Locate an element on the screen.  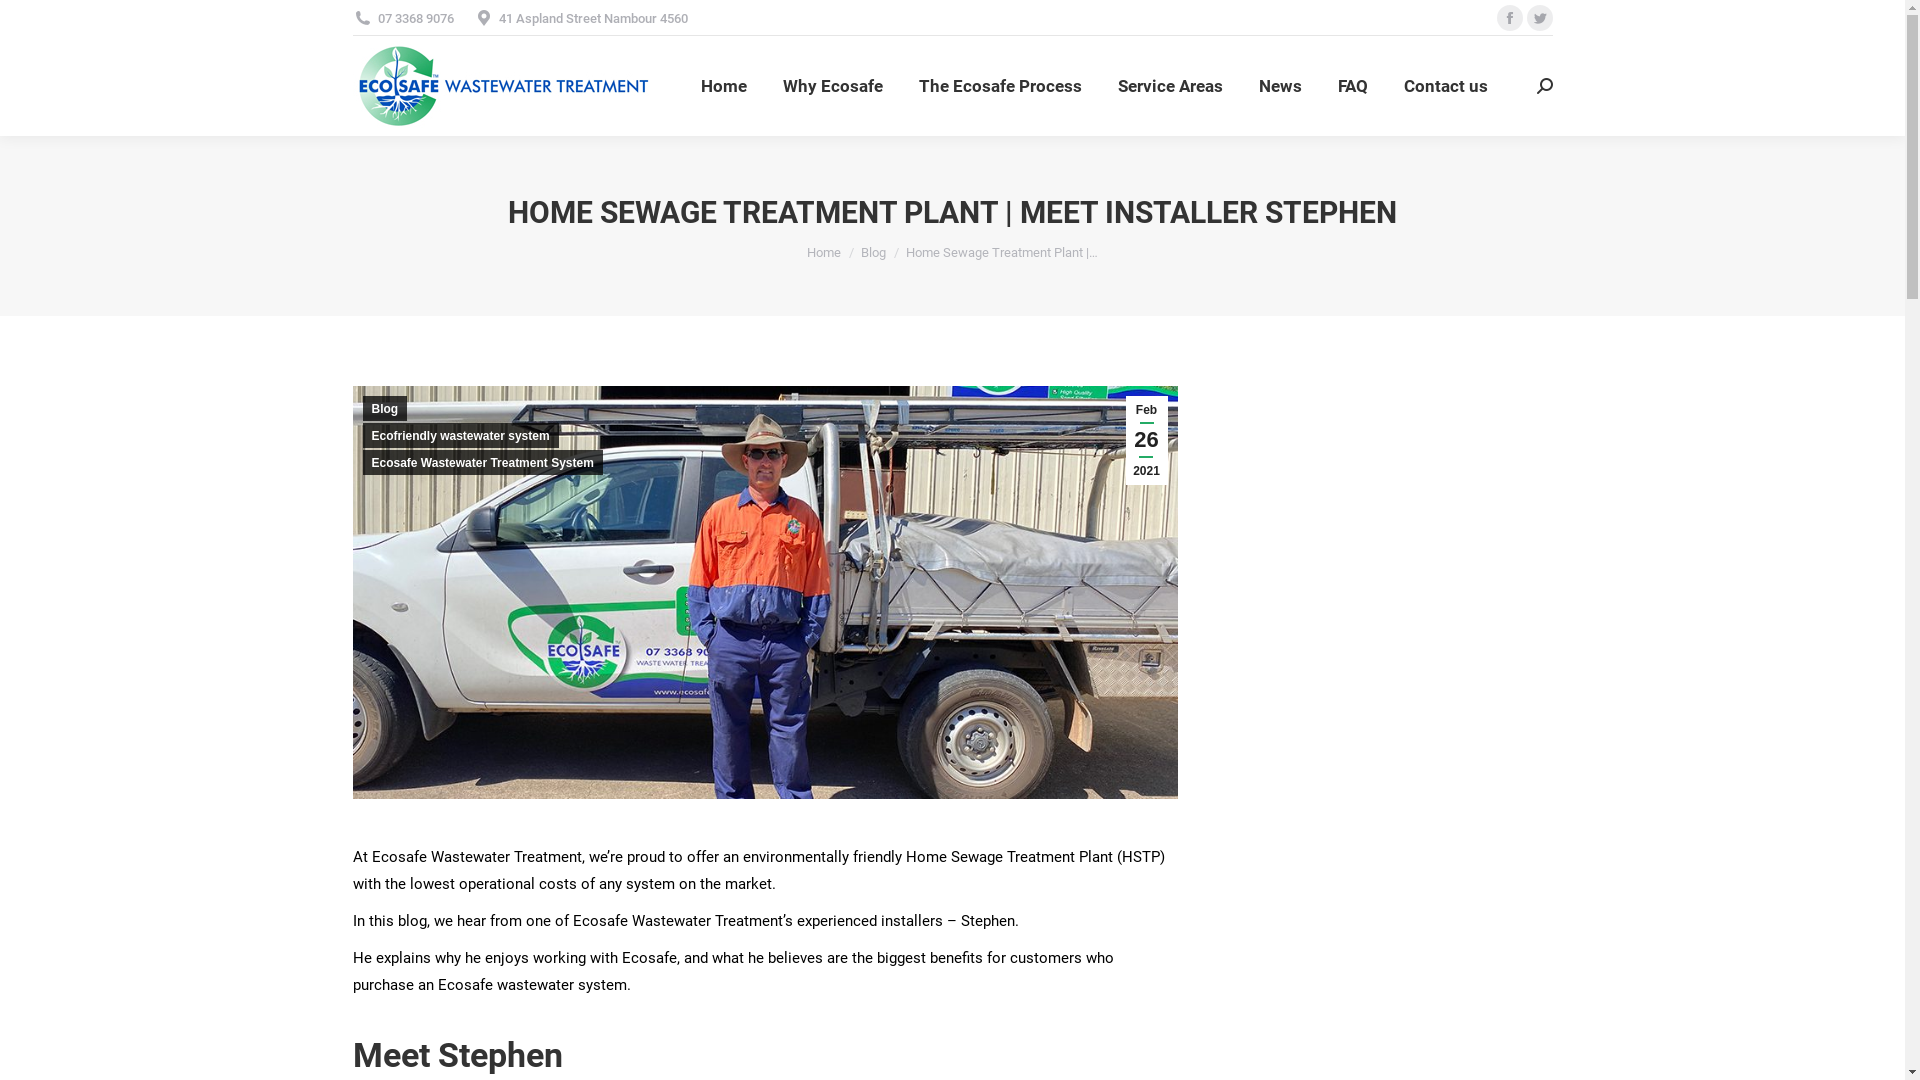
'Ecosafe Wastewater Treatment System' is located at coordinates (481, 462).